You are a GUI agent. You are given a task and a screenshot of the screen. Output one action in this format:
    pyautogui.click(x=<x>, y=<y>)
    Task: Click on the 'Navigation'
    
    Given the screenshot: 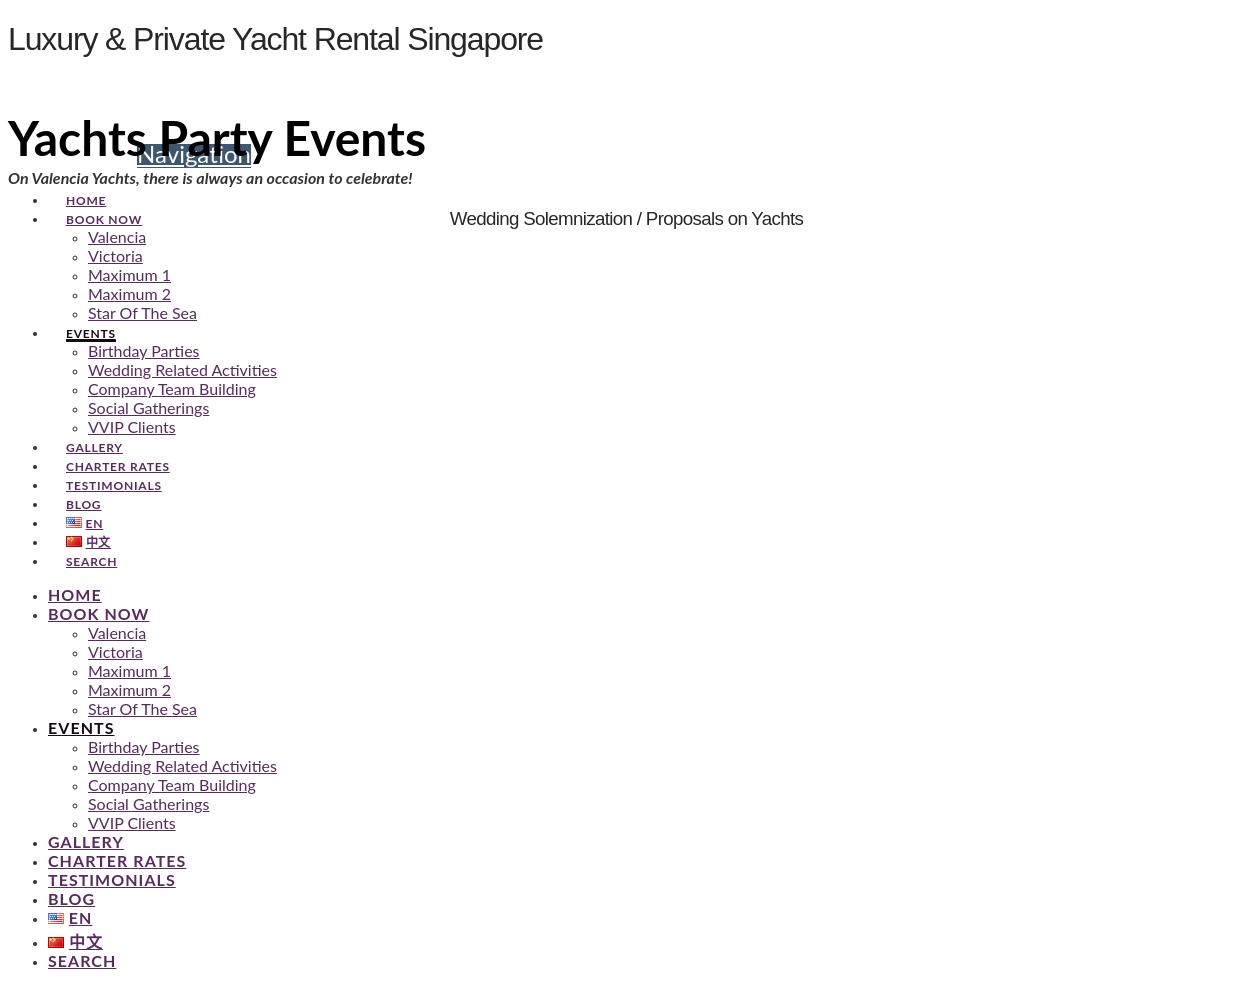 What is the action you would take?
    pyautogui.click(x=193, y=155)
    